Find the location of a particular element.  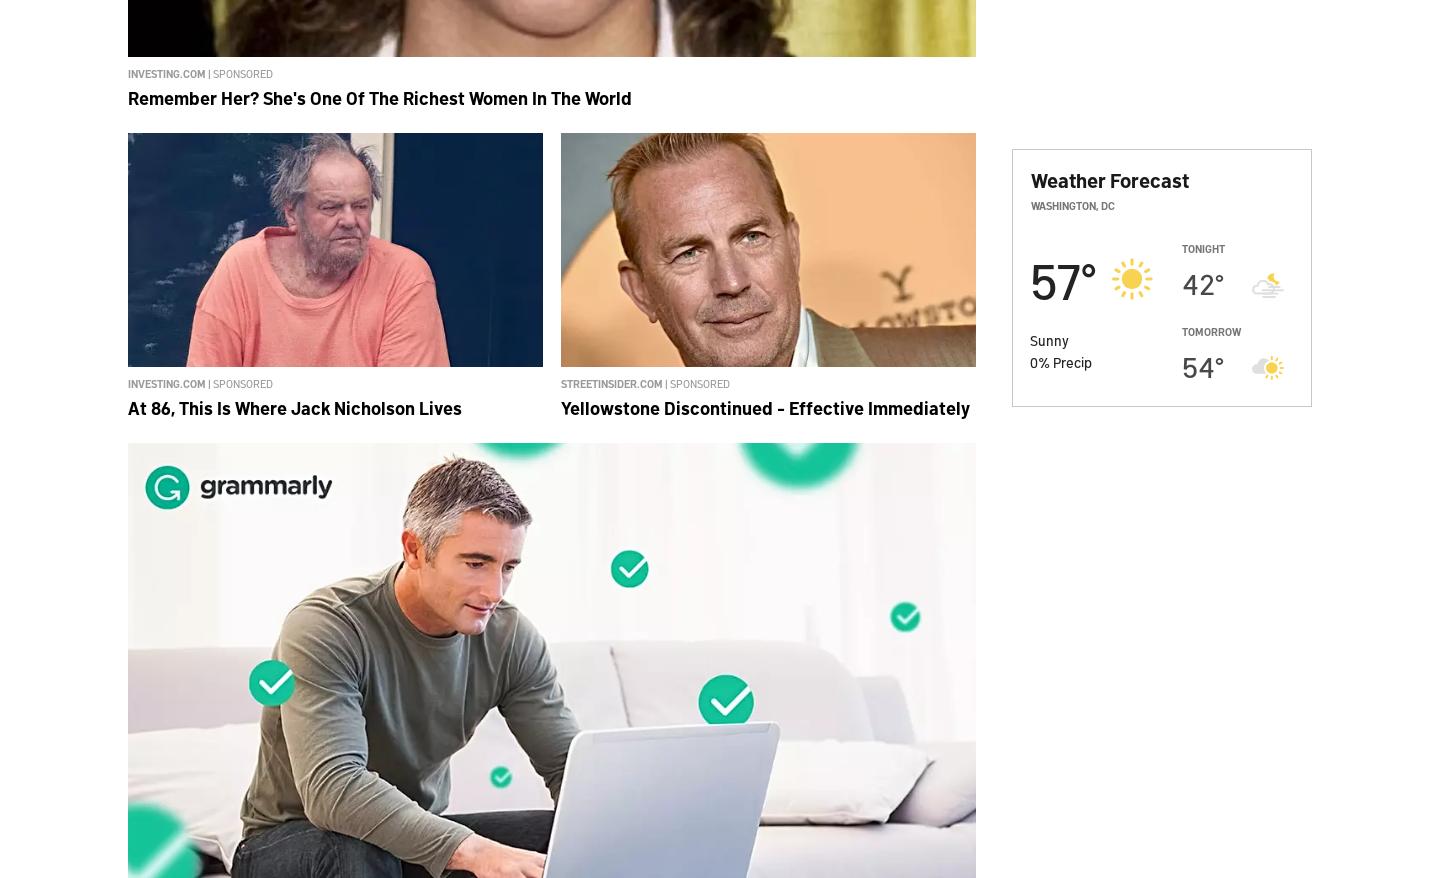

'0' is located at coordinates (1034, 360).